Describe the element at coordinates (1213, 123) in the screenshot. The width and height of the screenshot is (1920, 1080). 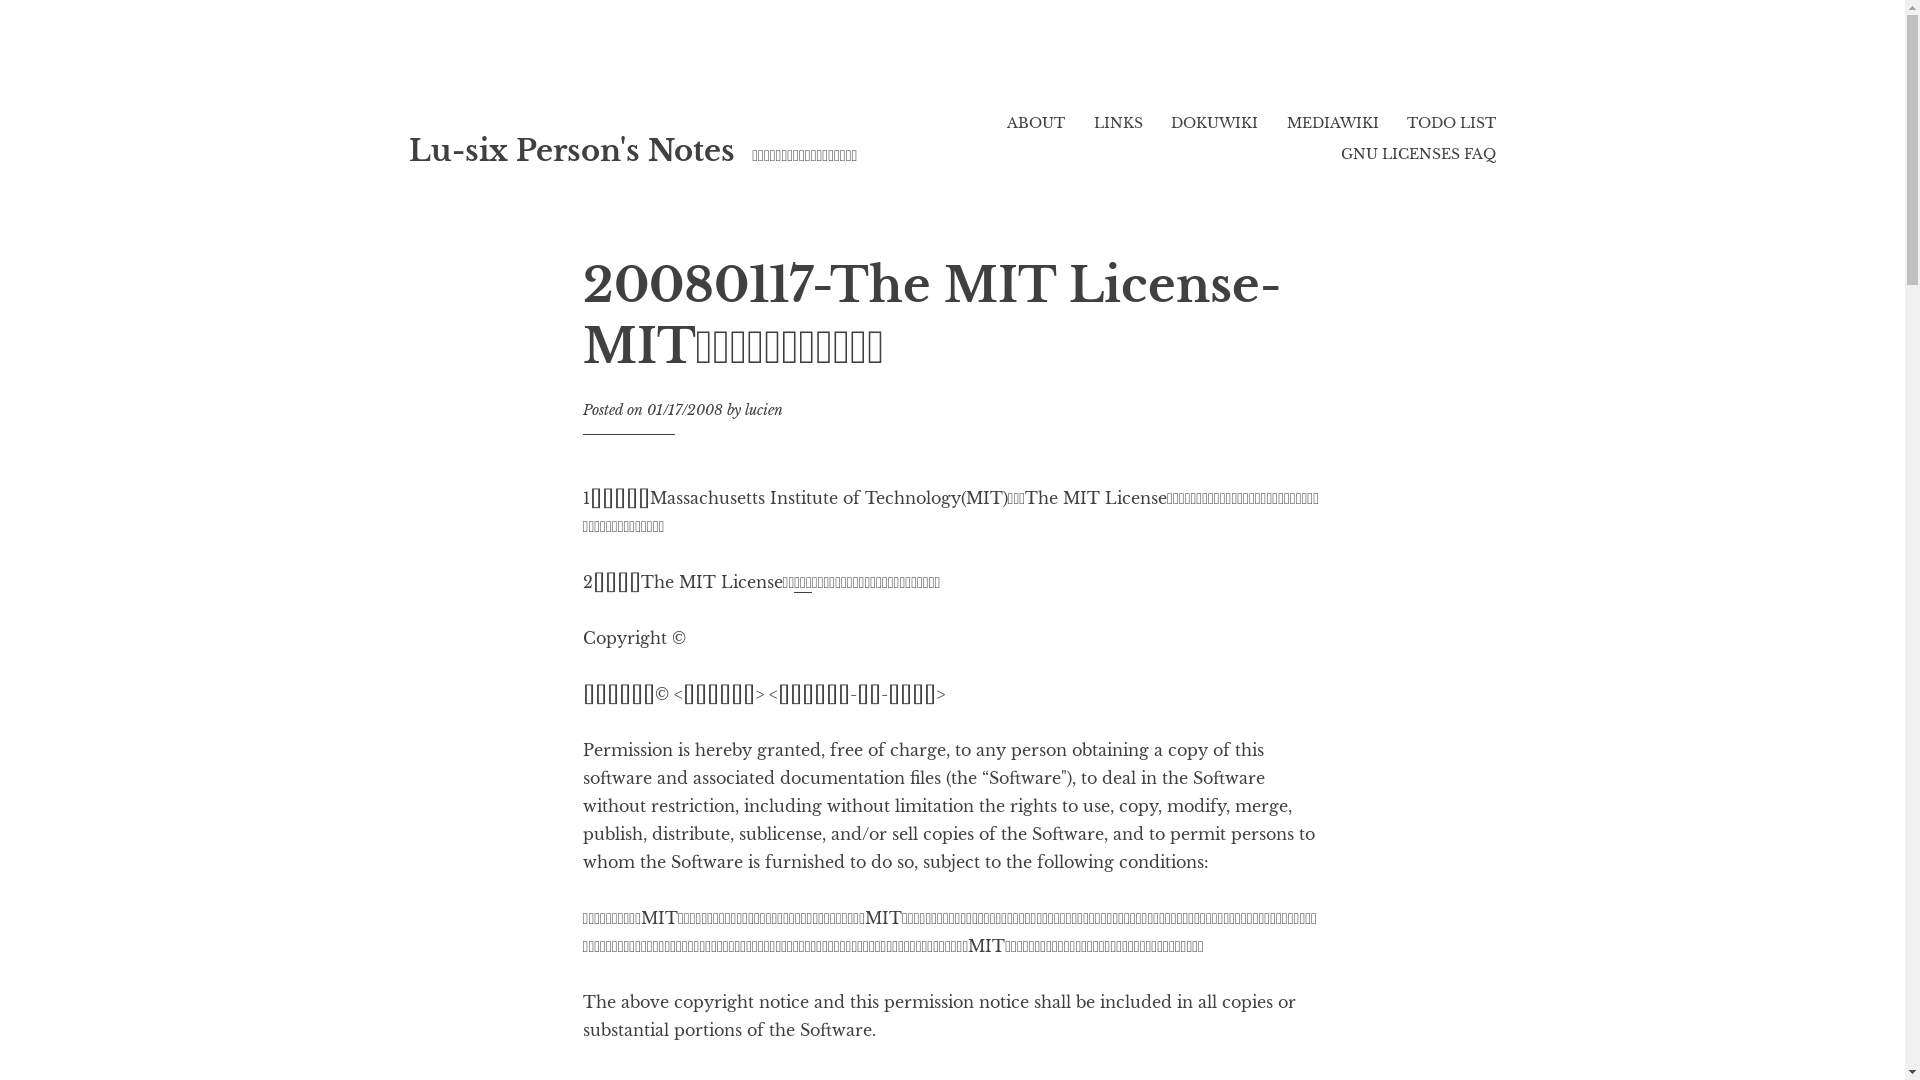
I see `'DOKUWIKI'` at that location.